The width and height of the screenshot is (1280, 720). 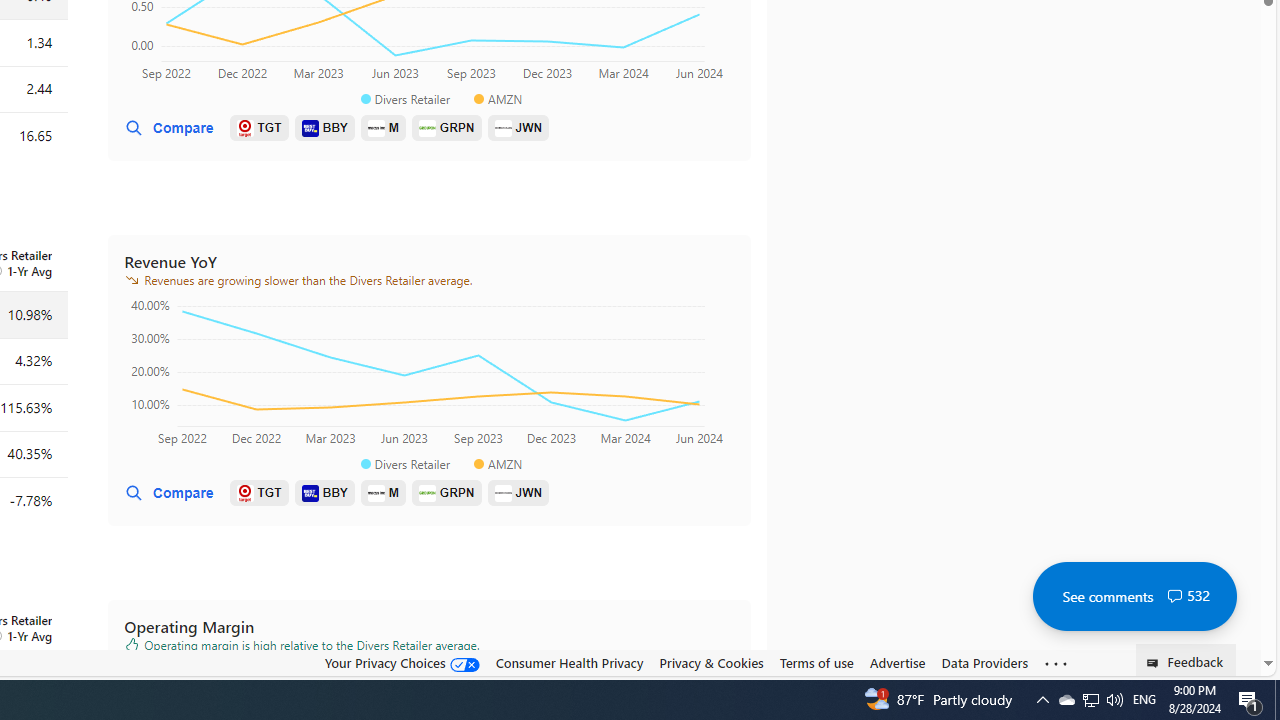 I want to click on 'Feedback', so click(x=1186, y=659).